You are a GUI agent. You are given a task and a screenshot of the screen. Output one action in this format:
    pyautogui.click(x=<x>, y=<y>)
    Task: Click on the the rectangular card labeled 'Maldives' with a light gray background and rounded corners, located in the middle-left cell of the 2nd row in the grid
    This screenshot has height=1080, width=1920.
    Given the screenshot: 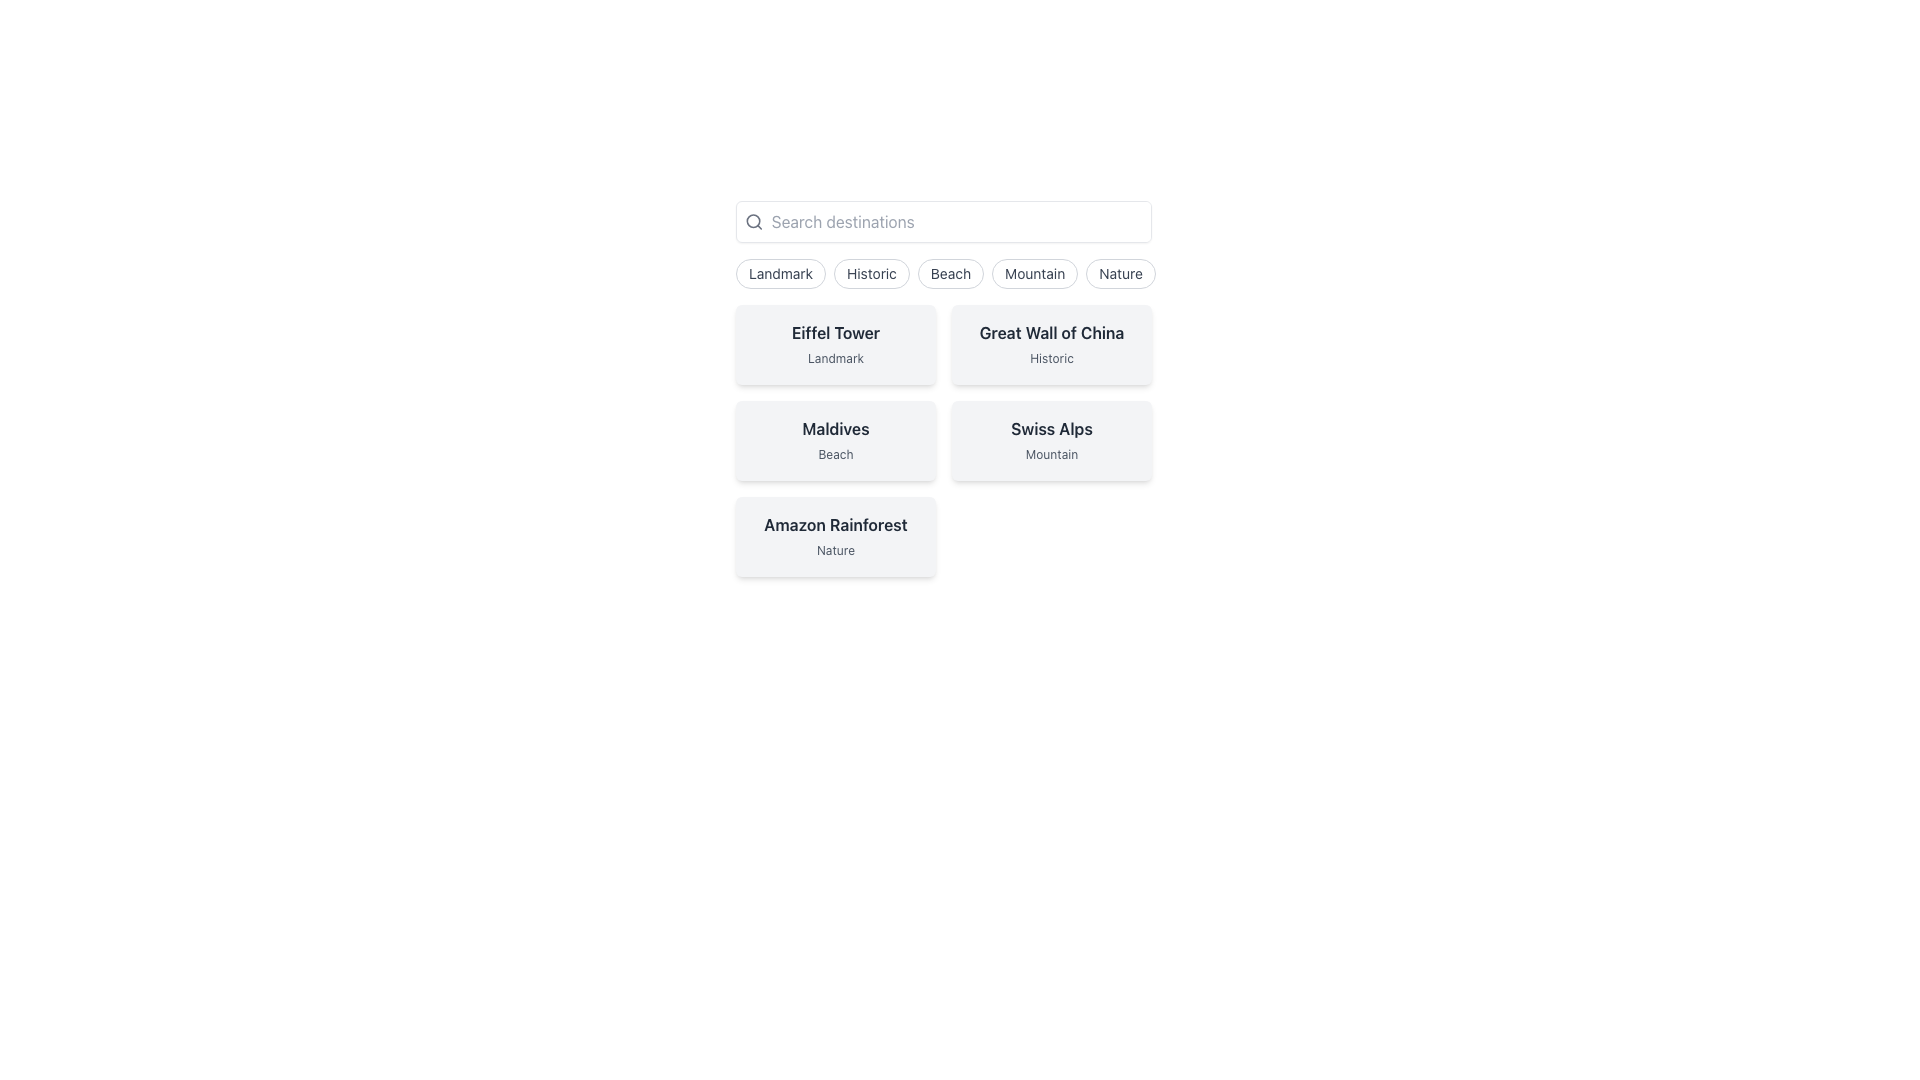 What is the action you would take?
    pyautogui.click(x=835, y=439)
    